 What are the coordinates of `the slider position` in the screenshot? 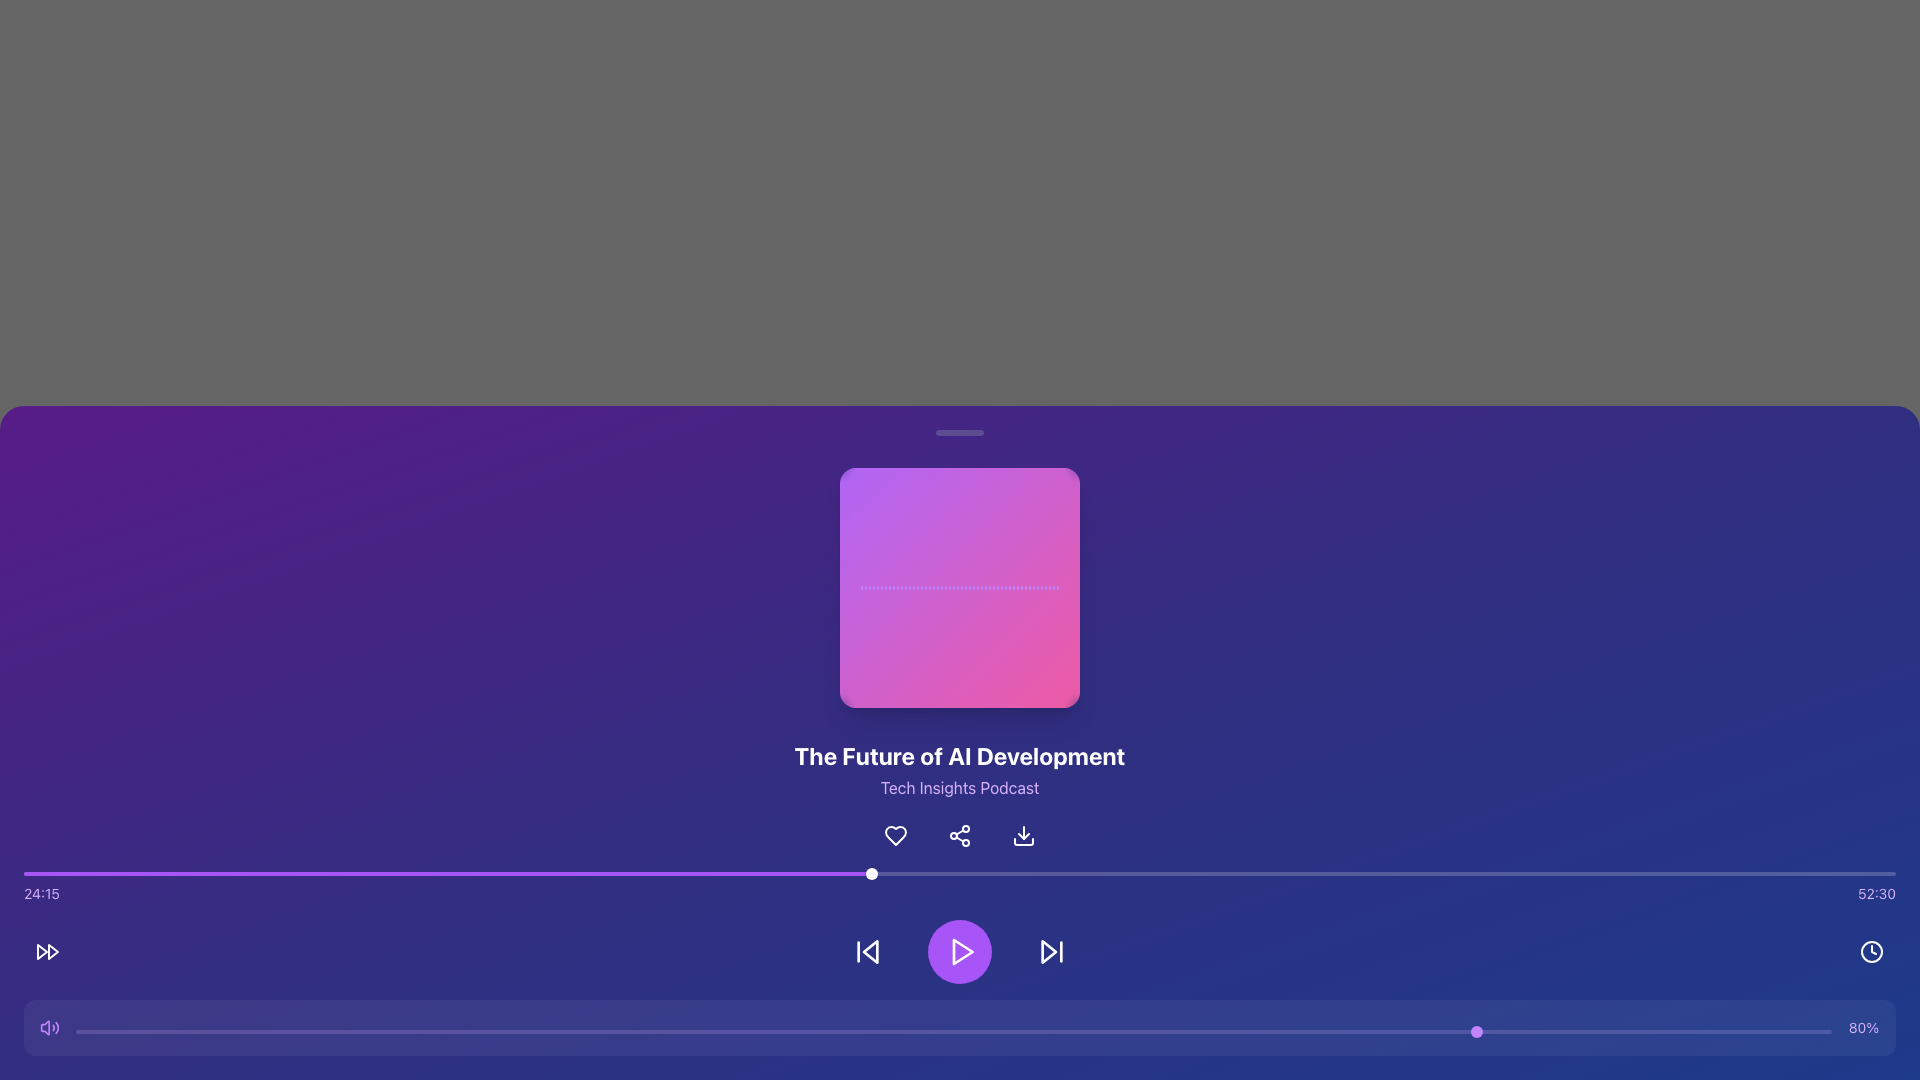 It's located at (1129, 1032).